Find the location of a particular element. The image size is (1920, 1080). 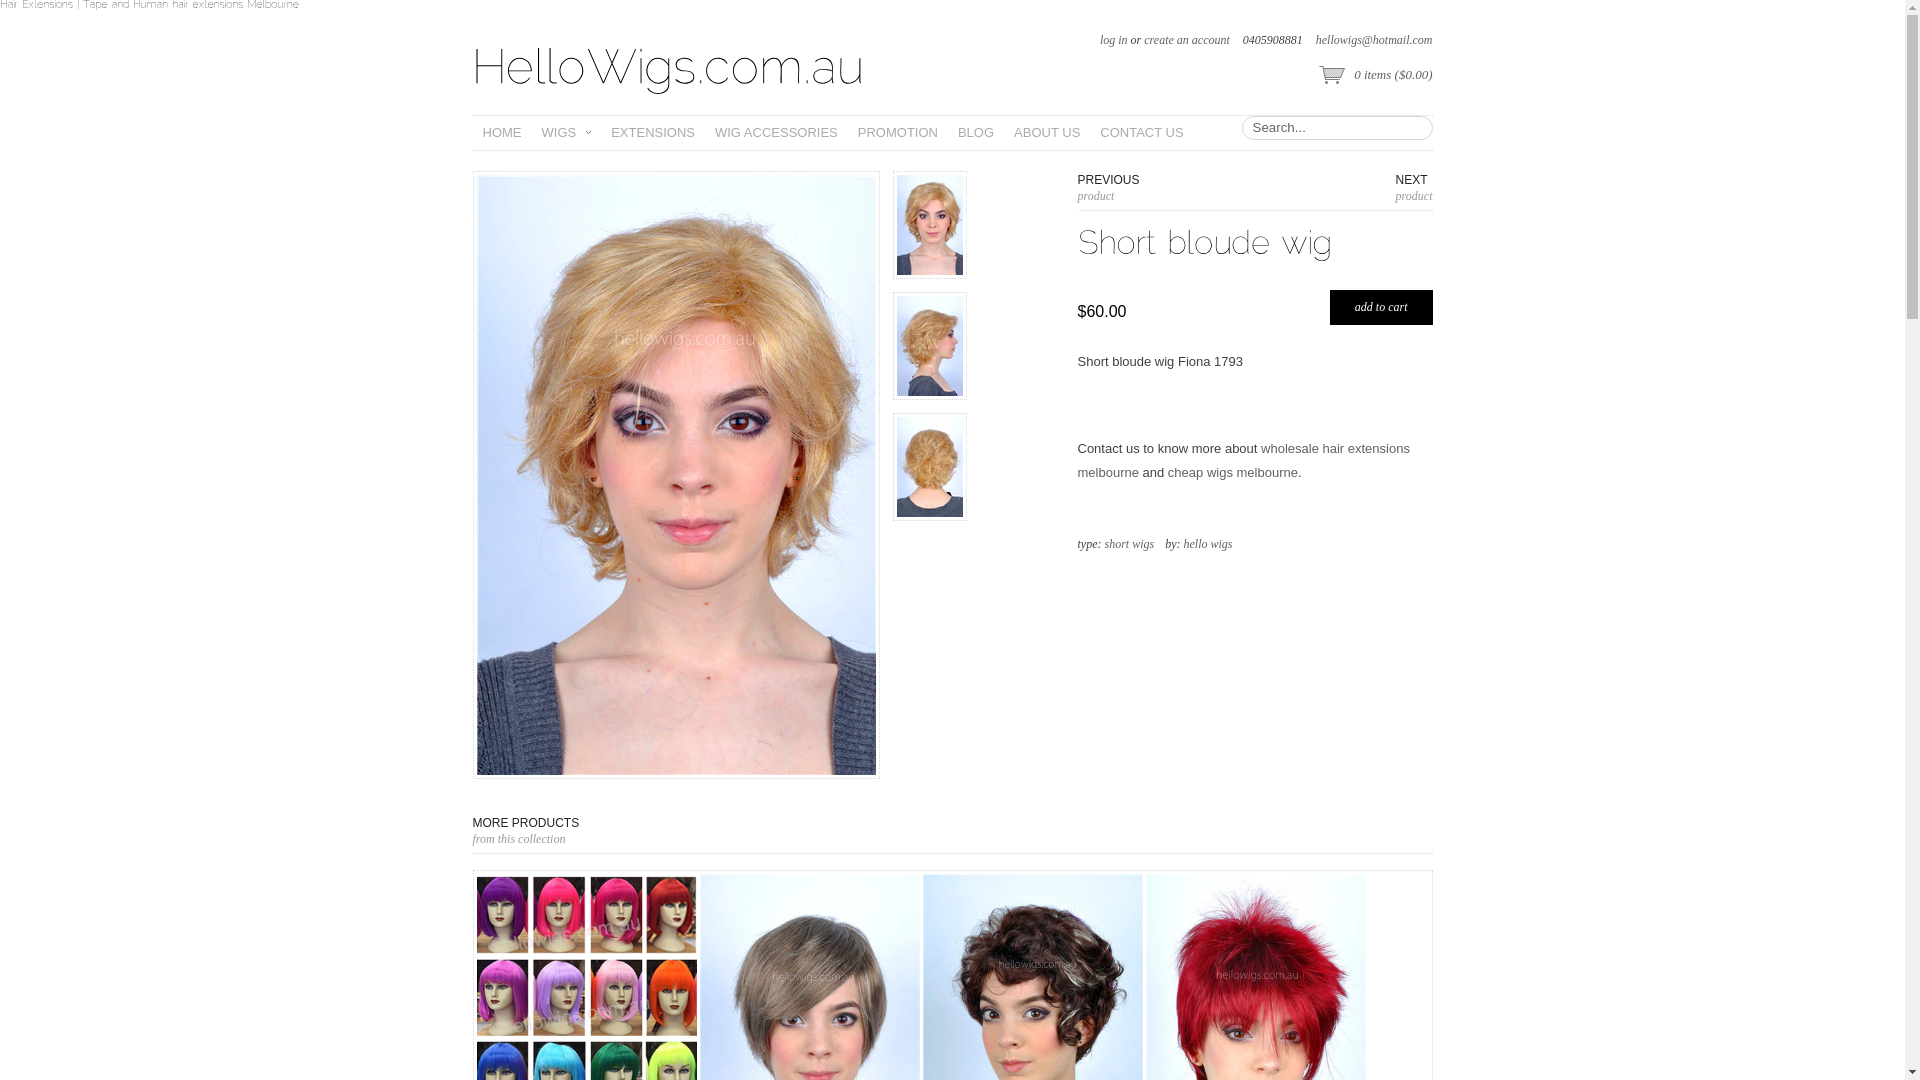

'0 items ($0.00)' is located at coordinates (1373, 75).